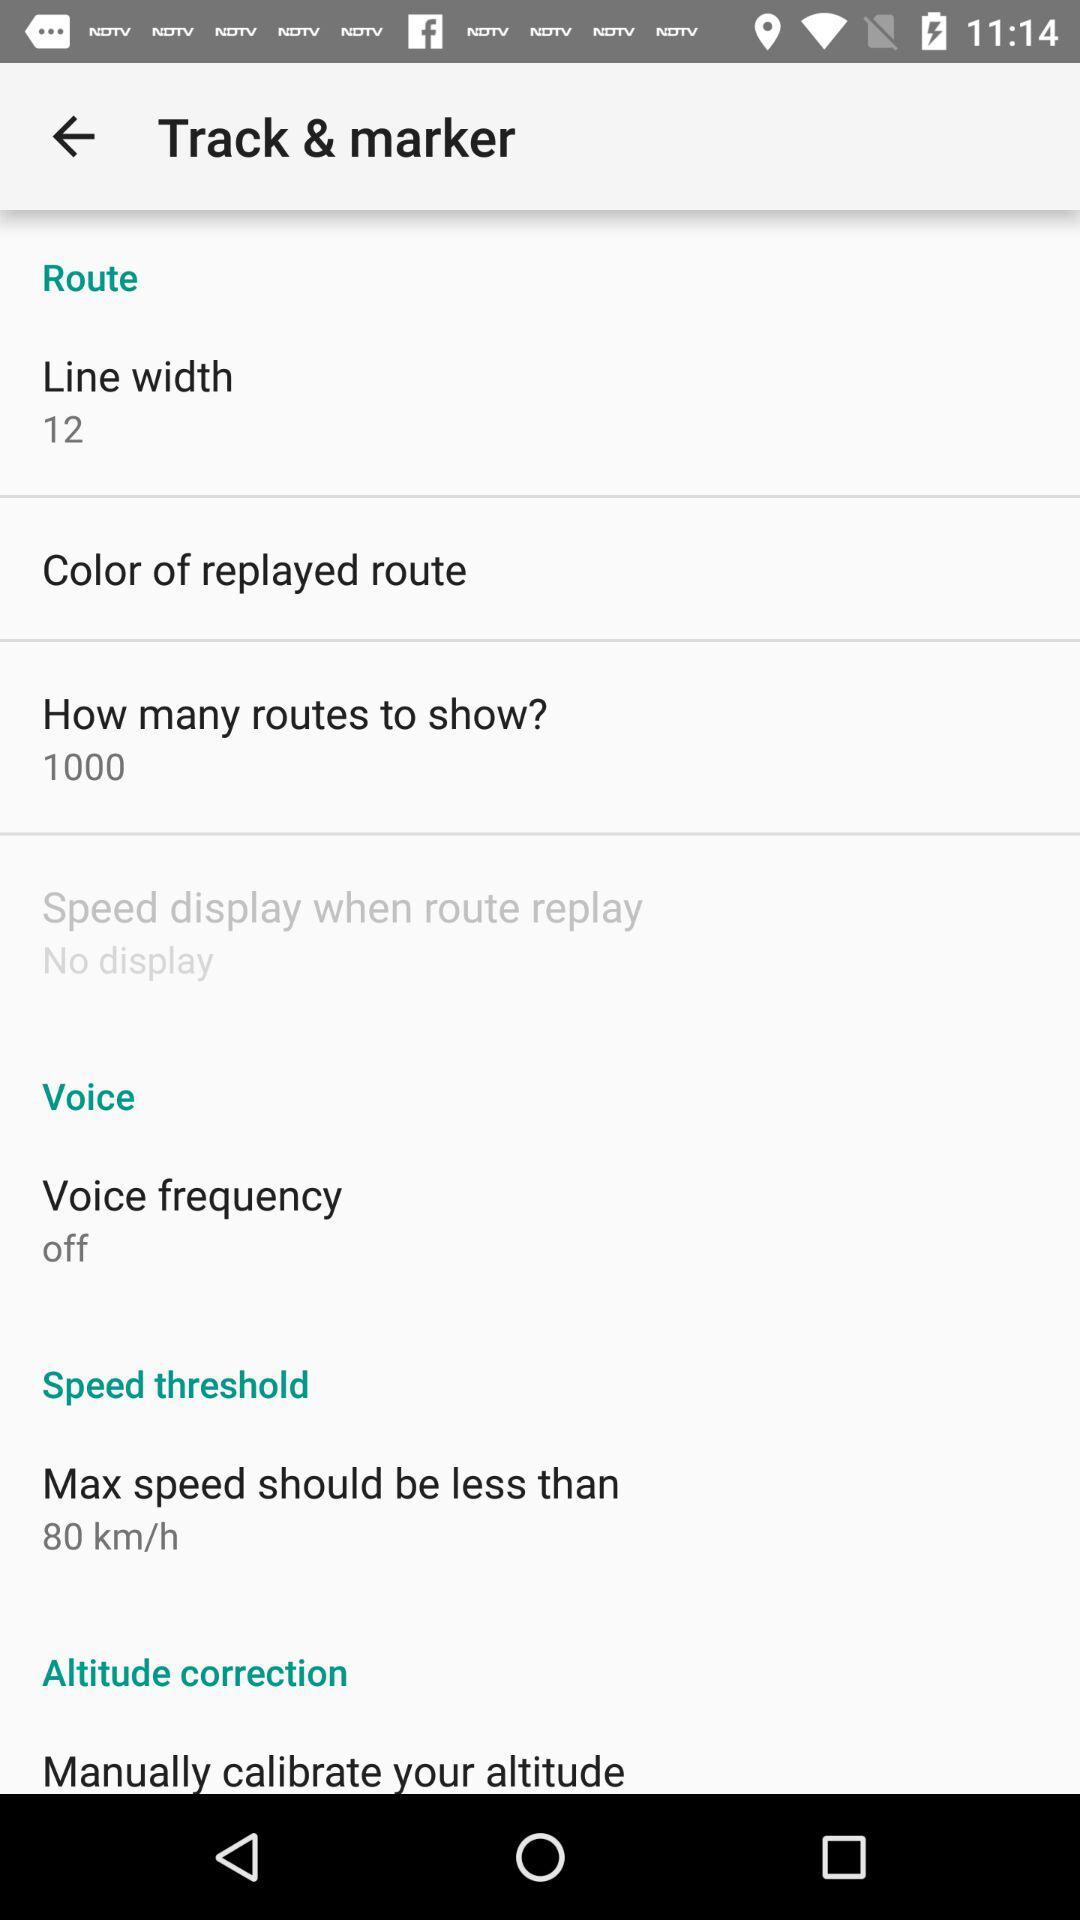 The height and width of the screenshot is (1920, 1080). Describe the element at coordinates (540, 1650) in the screenshot. I see `altitude correction` at that location.